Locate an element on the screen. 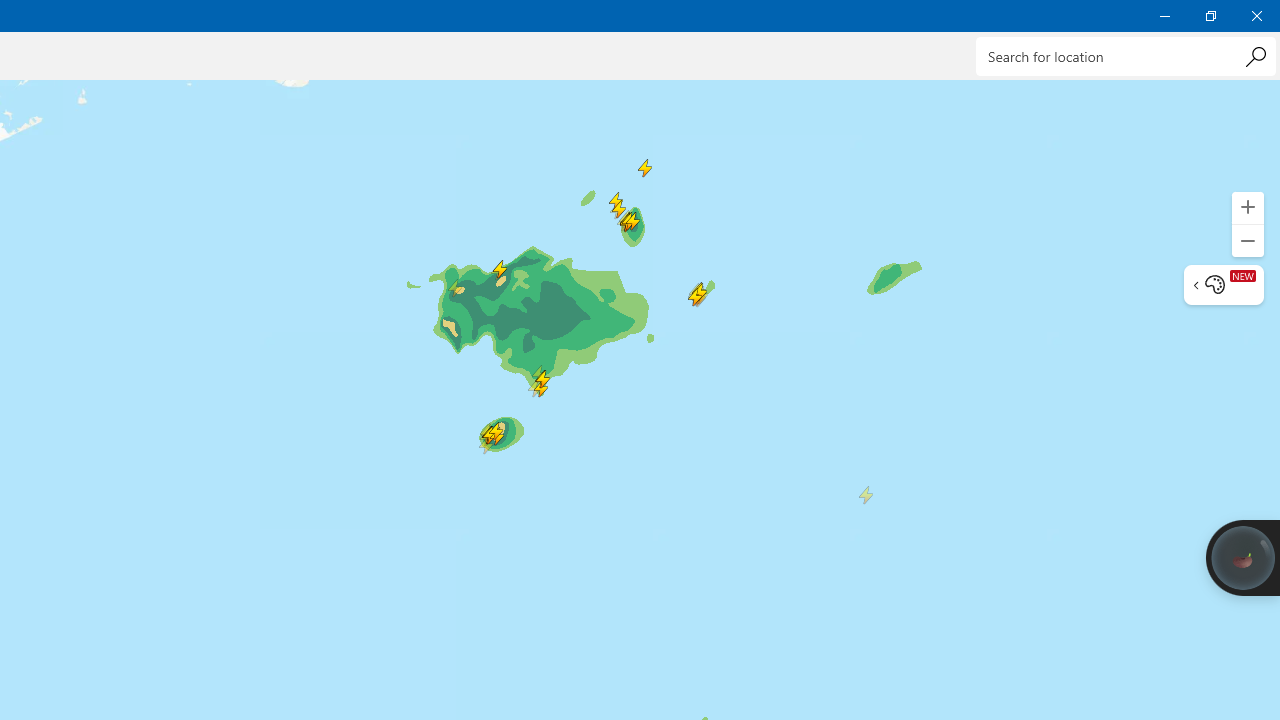 This screenshot has height=720, width=1280. 'Search for location' is located at coordinates (1125, 55).